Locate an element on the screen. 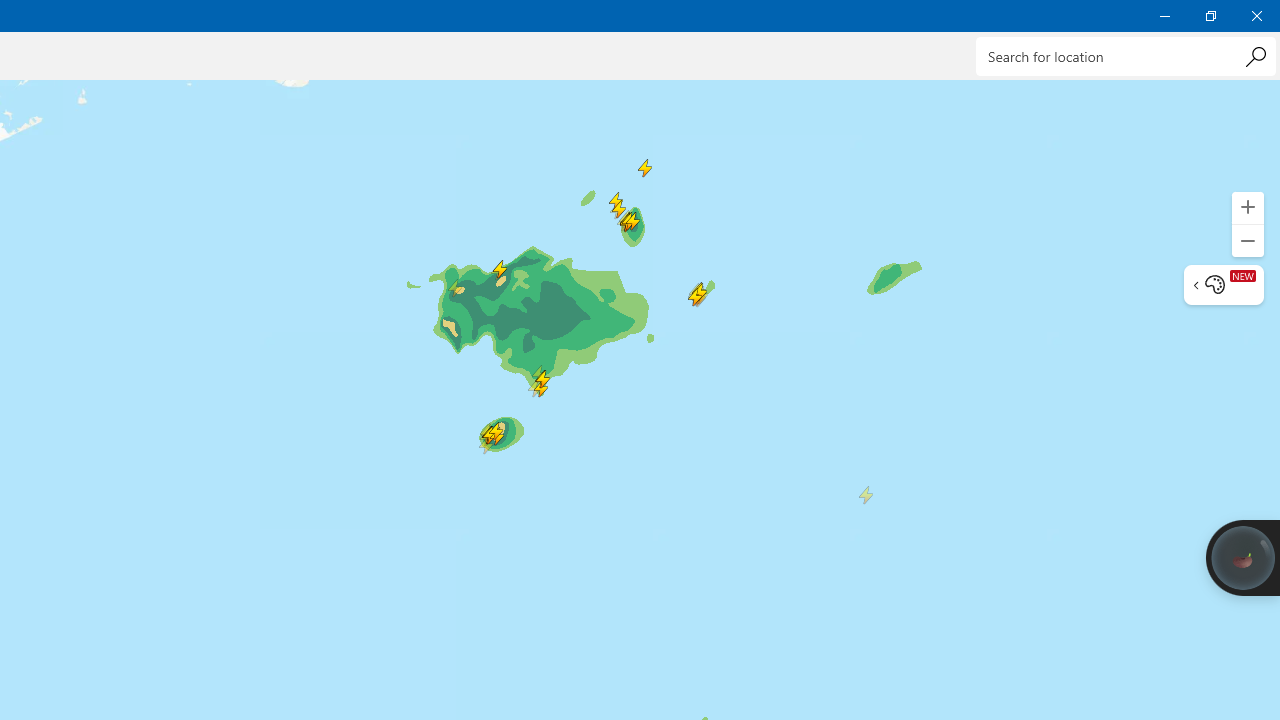 This screenshot has height=720, width=1280. 'Search for location' is located at coordinates (1125, 55).